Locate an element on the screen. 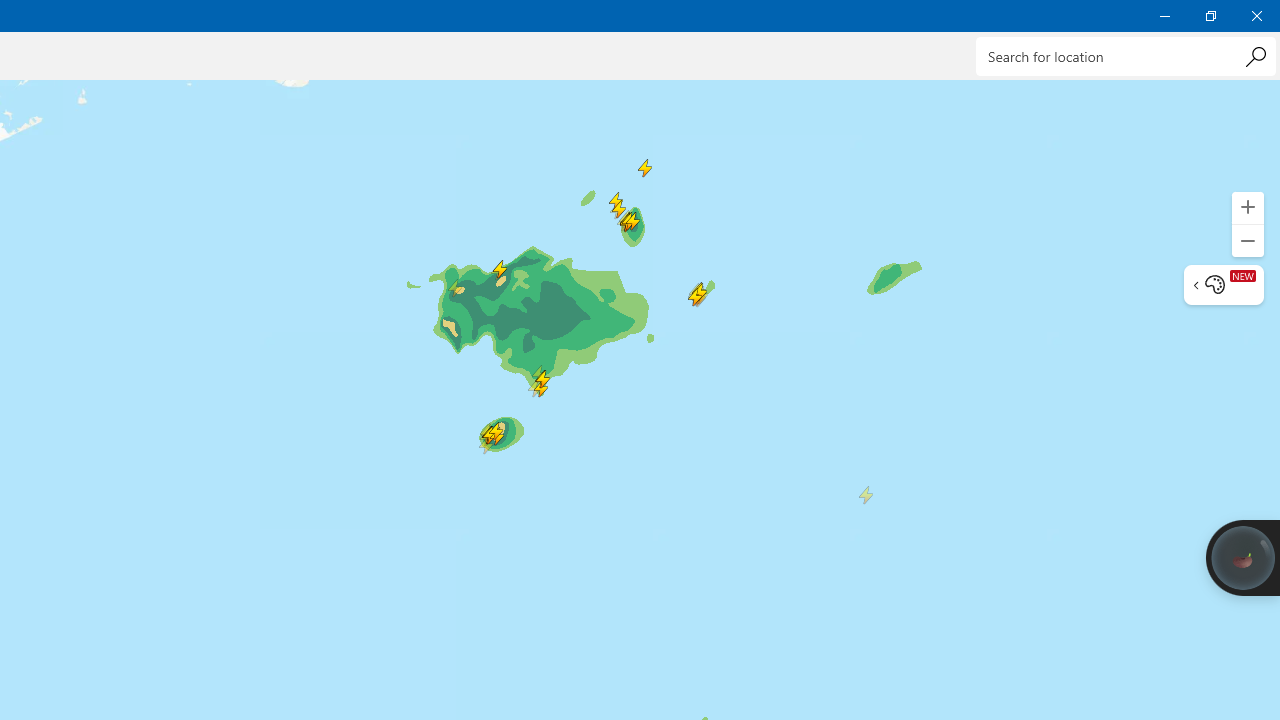 This screenshot has height=720, width=1280. 'Search for location' is located at coordinates (1125, 55).